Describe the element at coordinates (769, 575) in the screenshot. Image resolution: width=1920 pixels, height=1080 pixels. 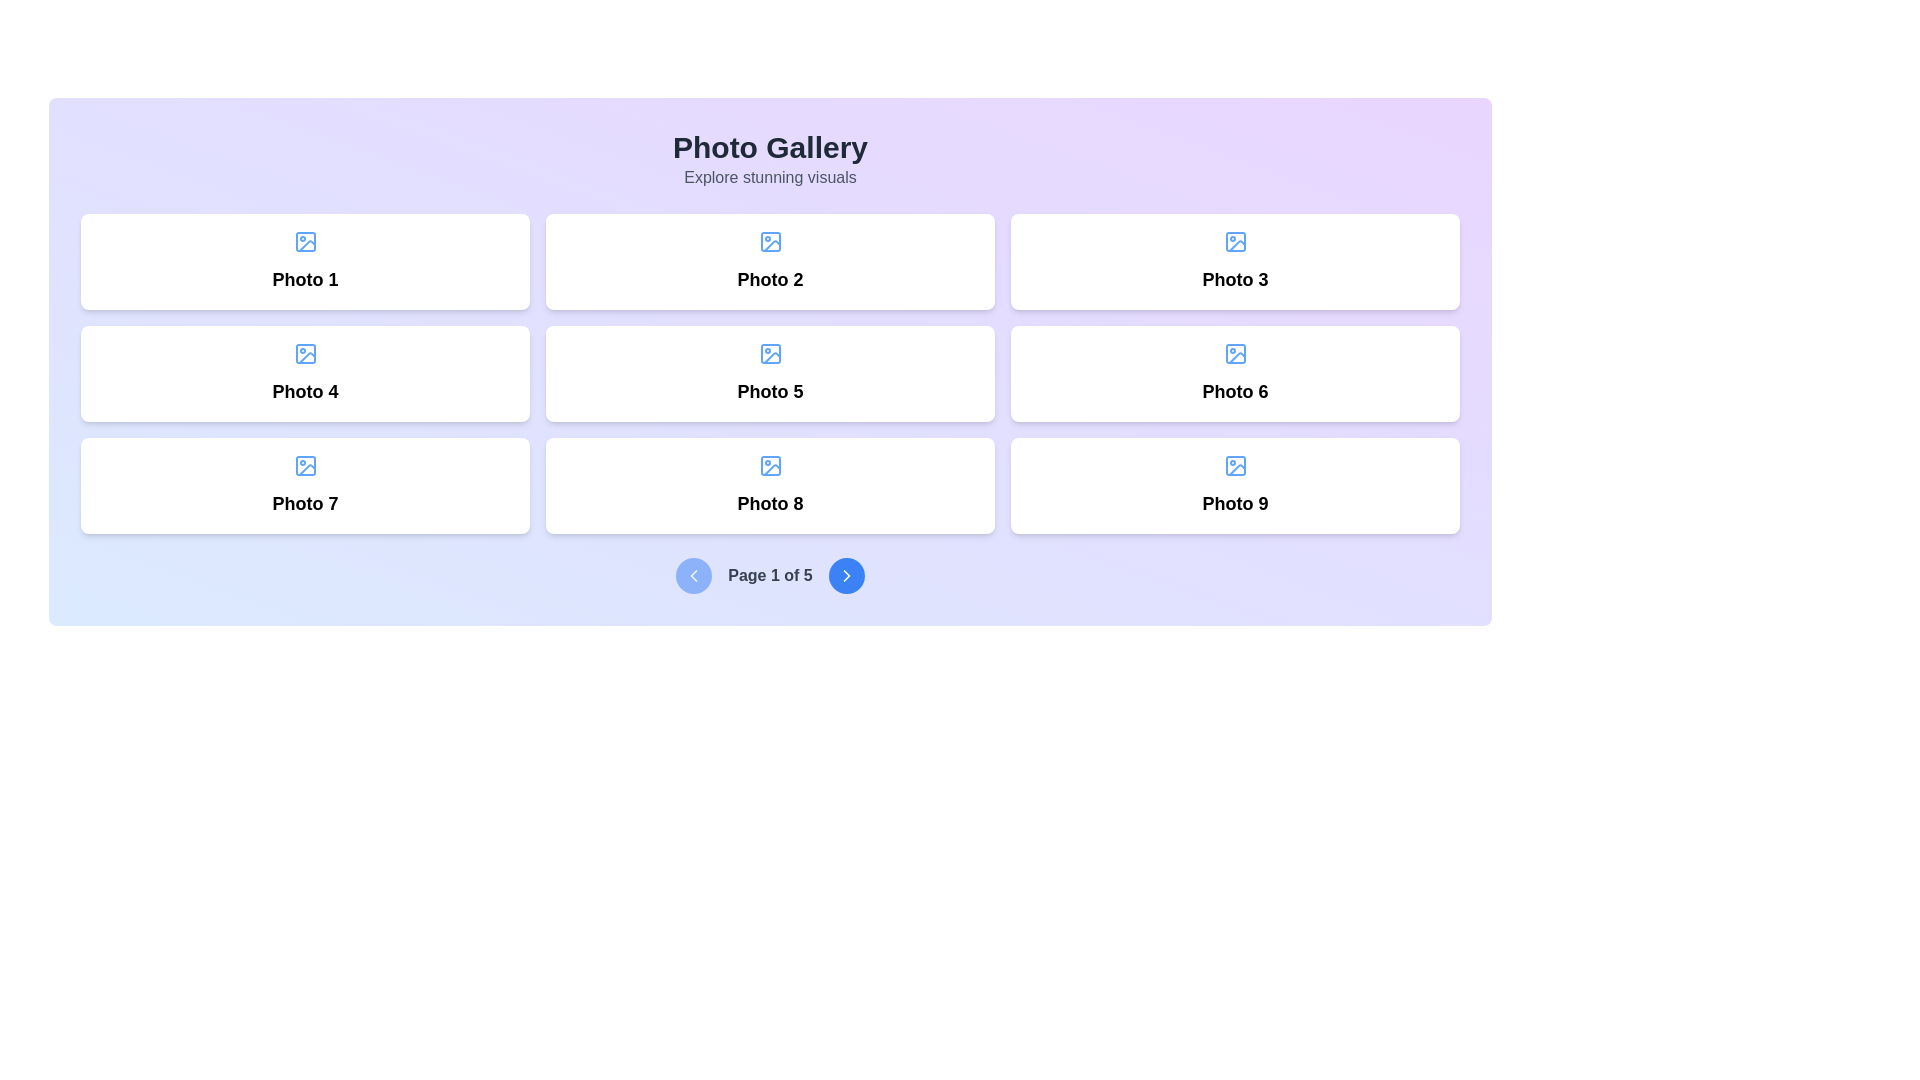
I see `the text label that represents the current page in the pagination system, located at the bottom of the interface between the left and right navigation buttons` at that location.